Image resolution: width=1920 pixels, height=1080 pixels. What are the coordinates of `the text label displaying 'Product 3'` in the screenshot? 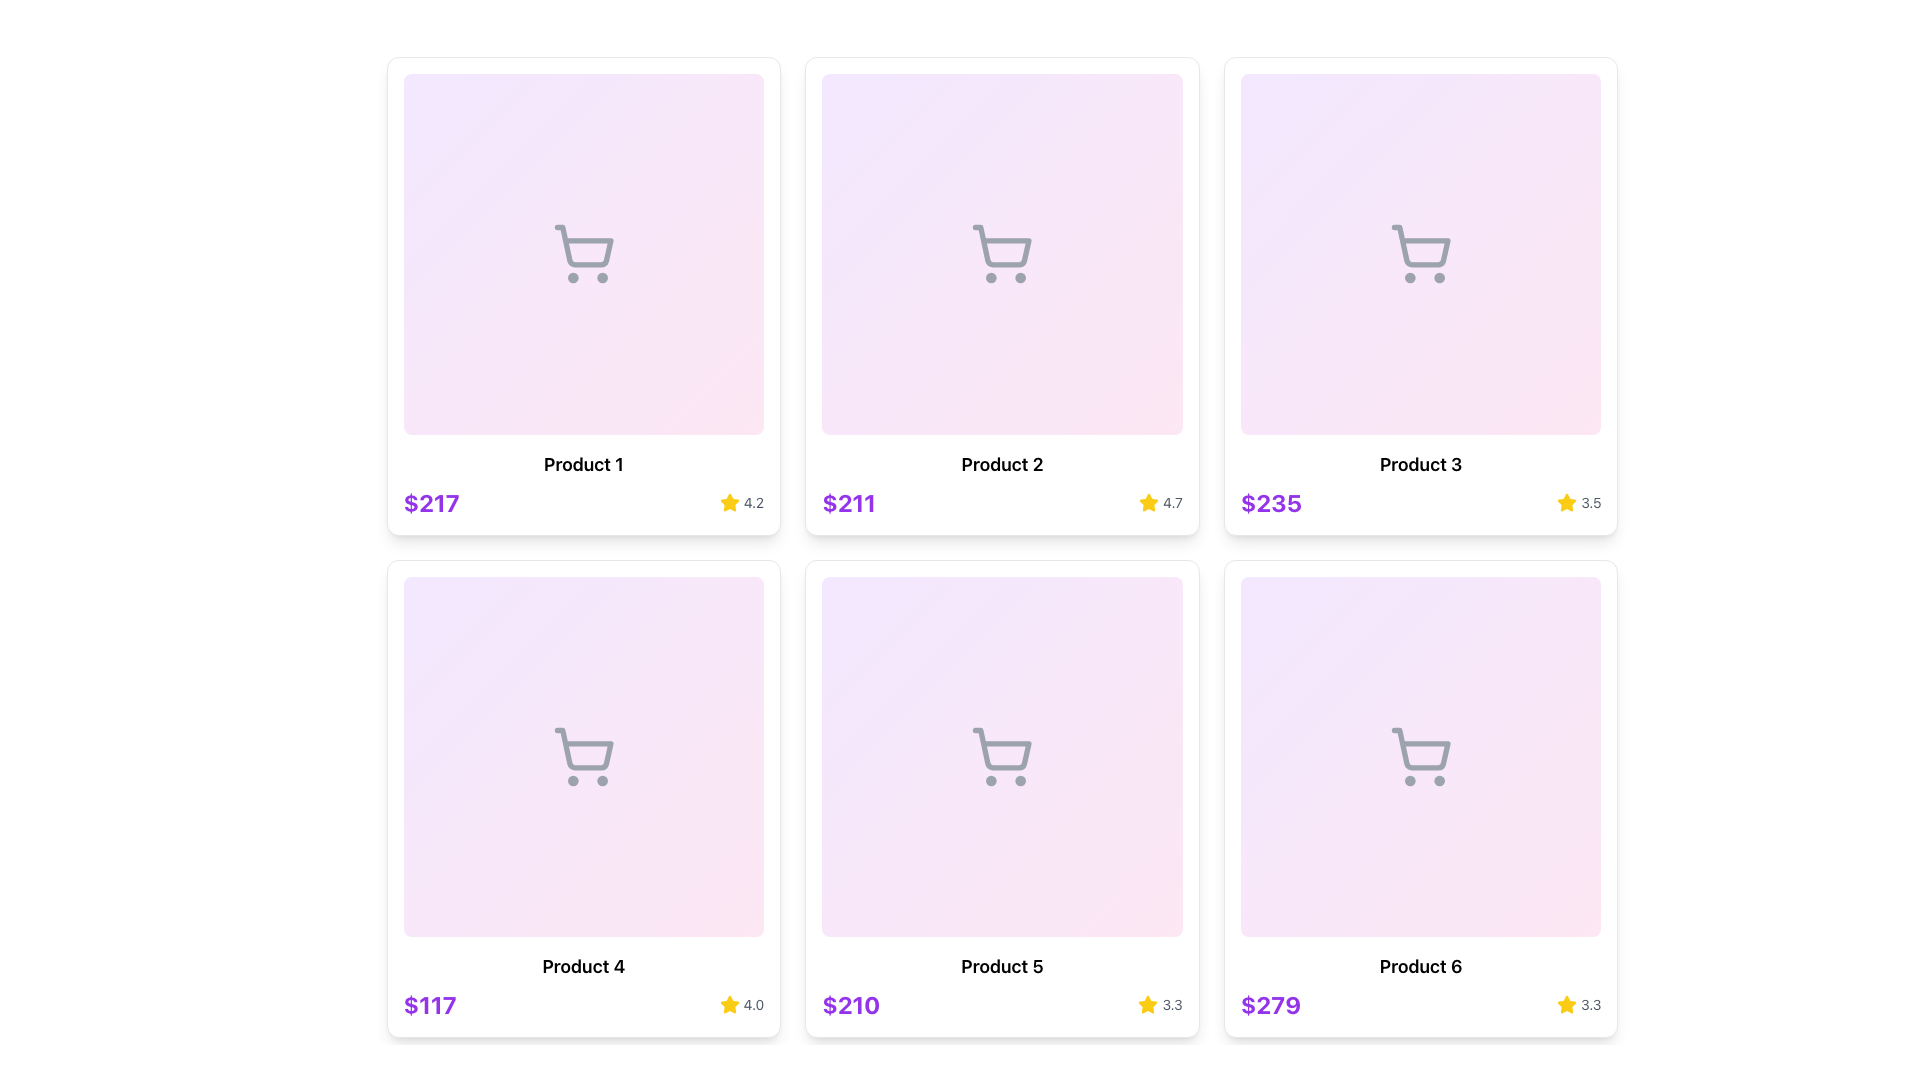 It's located at (1420, 464).